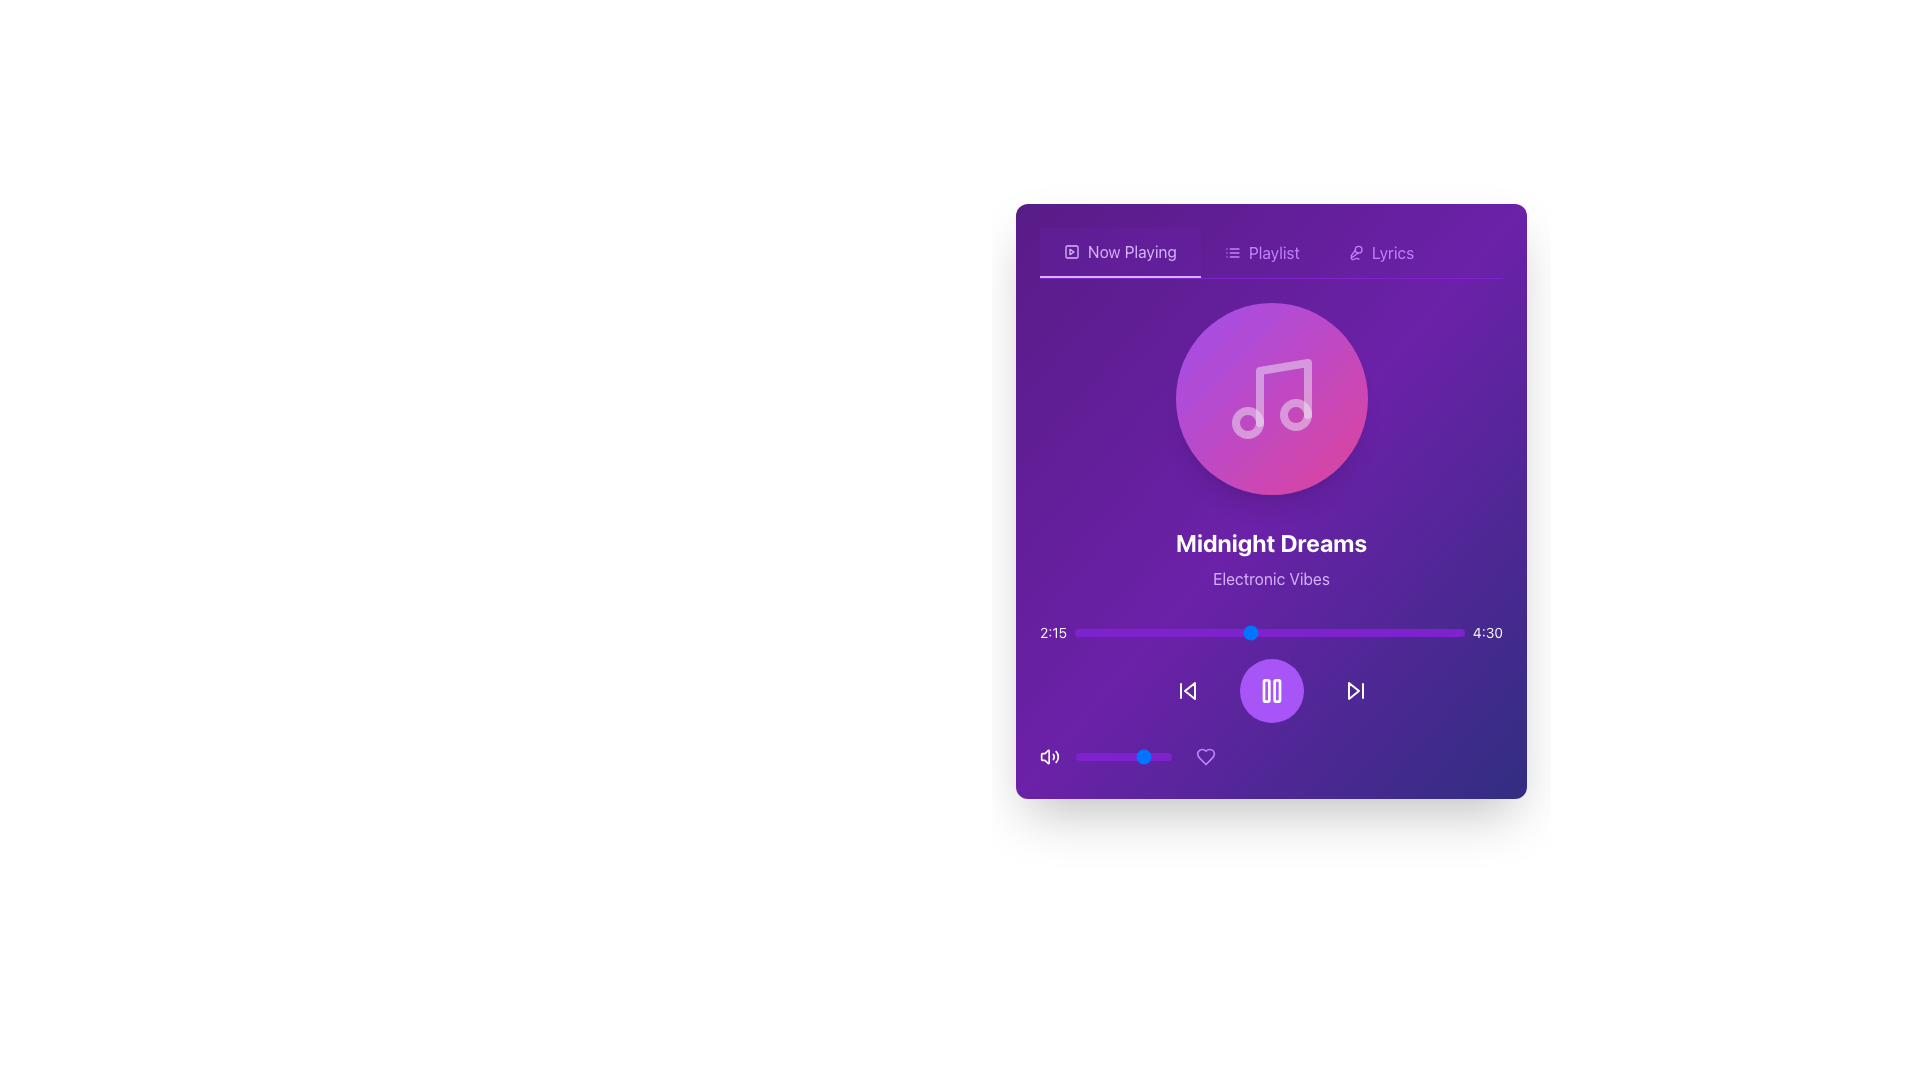  I want to click on the 'Pause' button located centrally in the bottom control section, so click(1270, 689).